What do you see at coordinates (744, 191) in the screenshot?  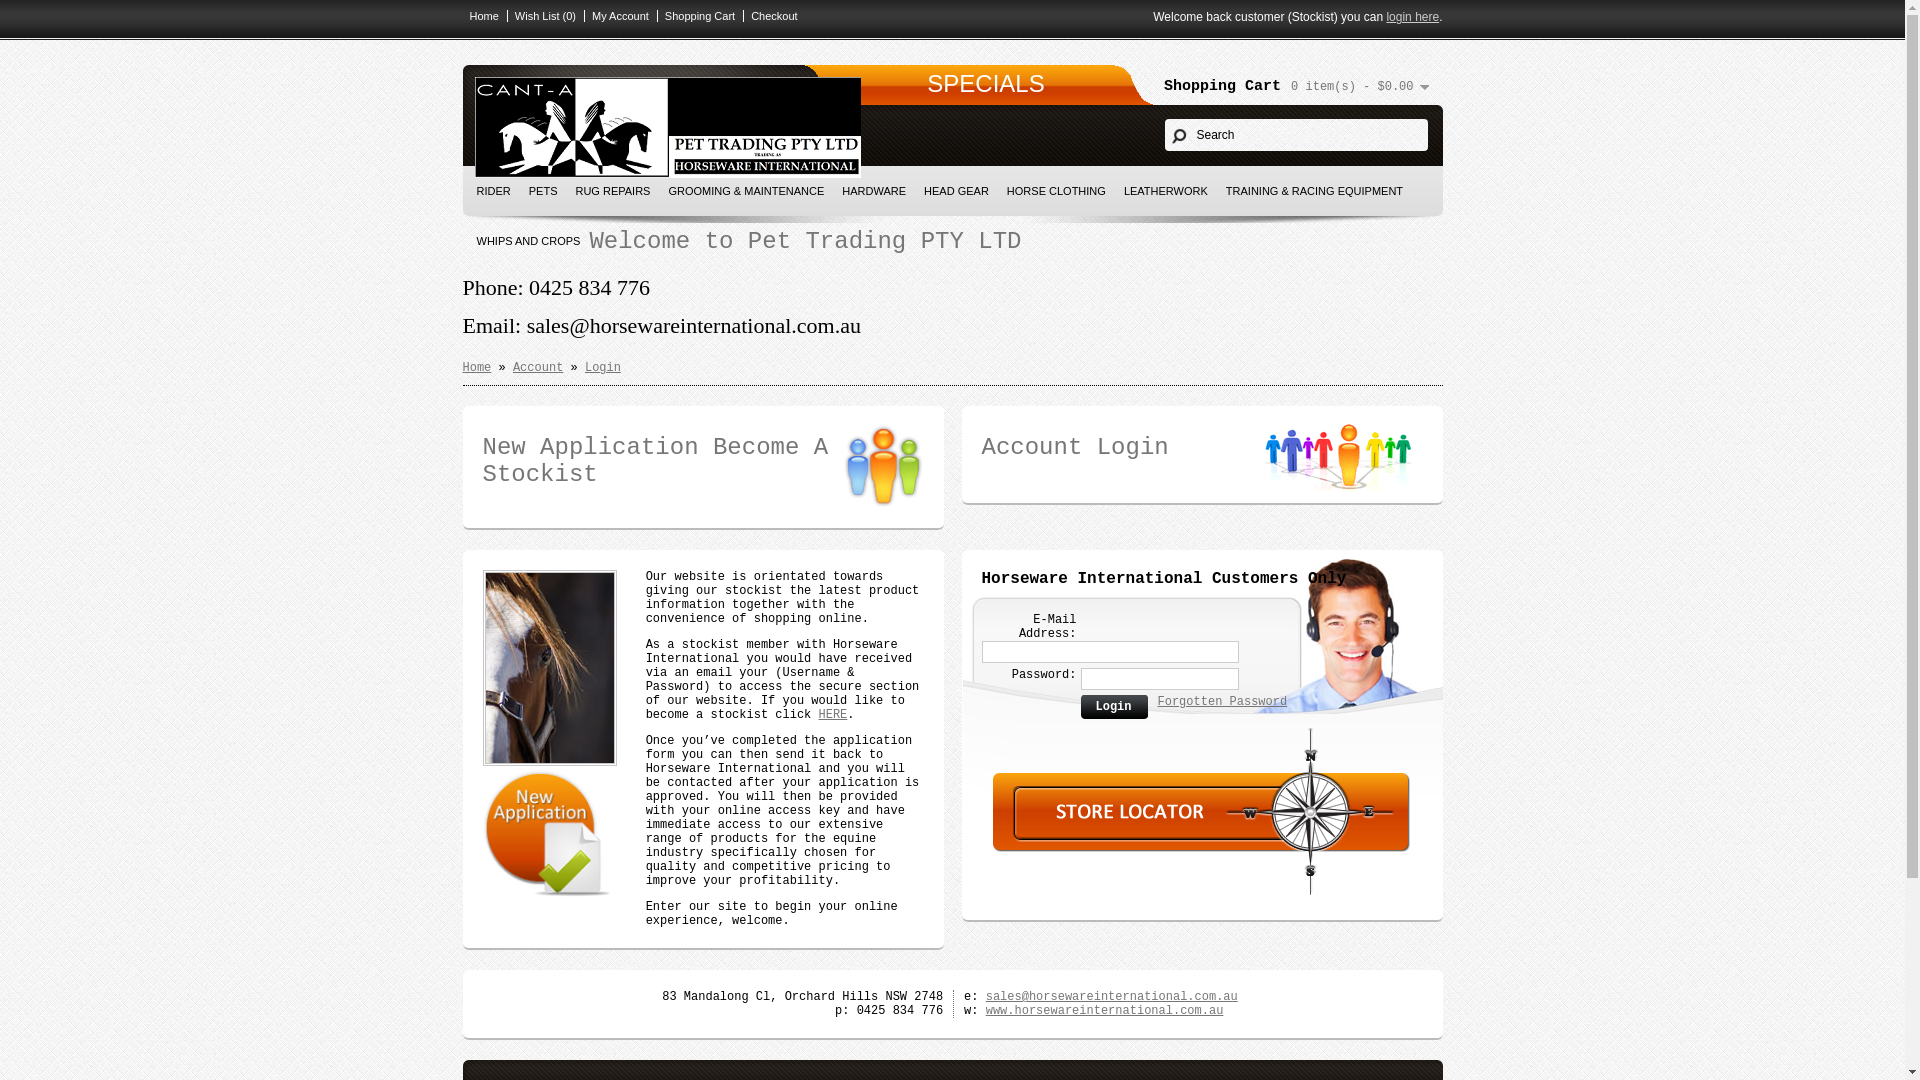 I see `'GROOMING & MAINTENANCE'` at bounding box center [744, 191].